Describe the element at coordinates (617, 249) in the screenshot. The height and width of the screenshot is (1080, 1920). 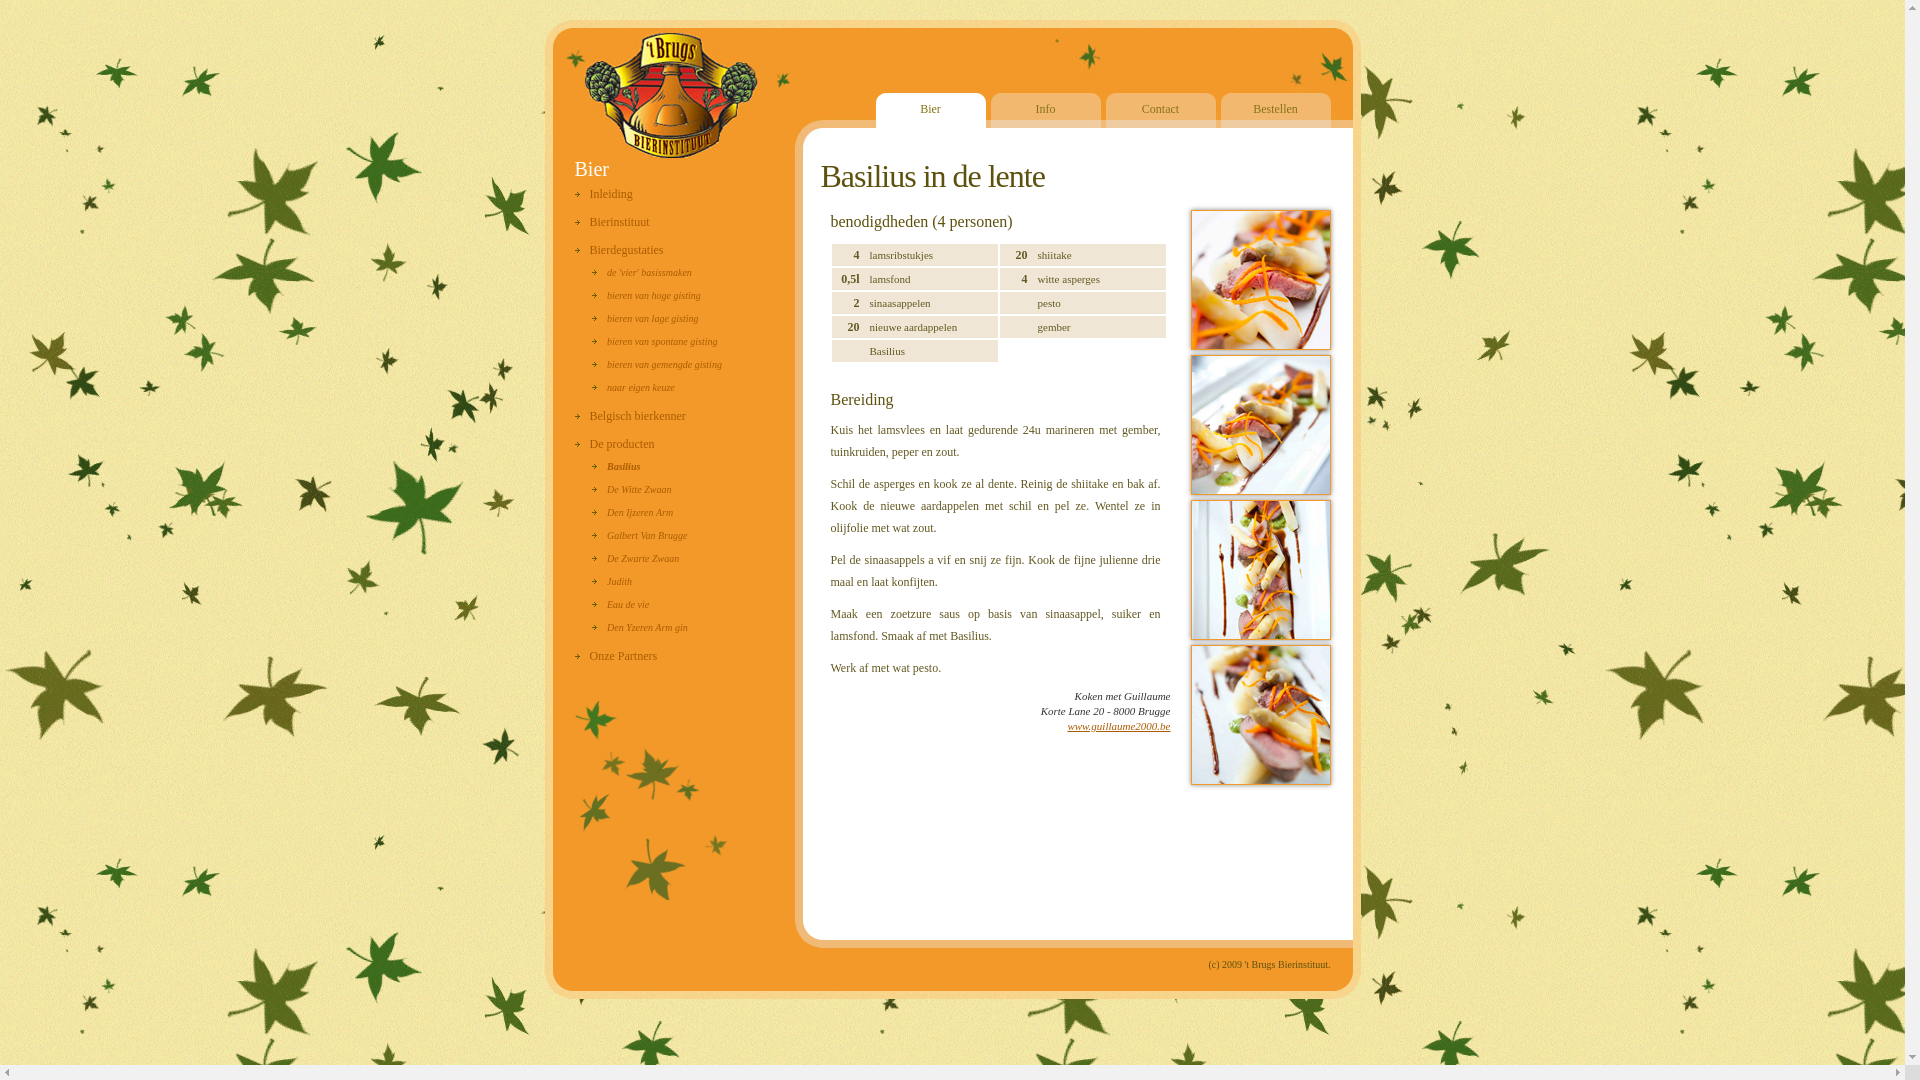
I see `'Bierdegustaties'` at that location.